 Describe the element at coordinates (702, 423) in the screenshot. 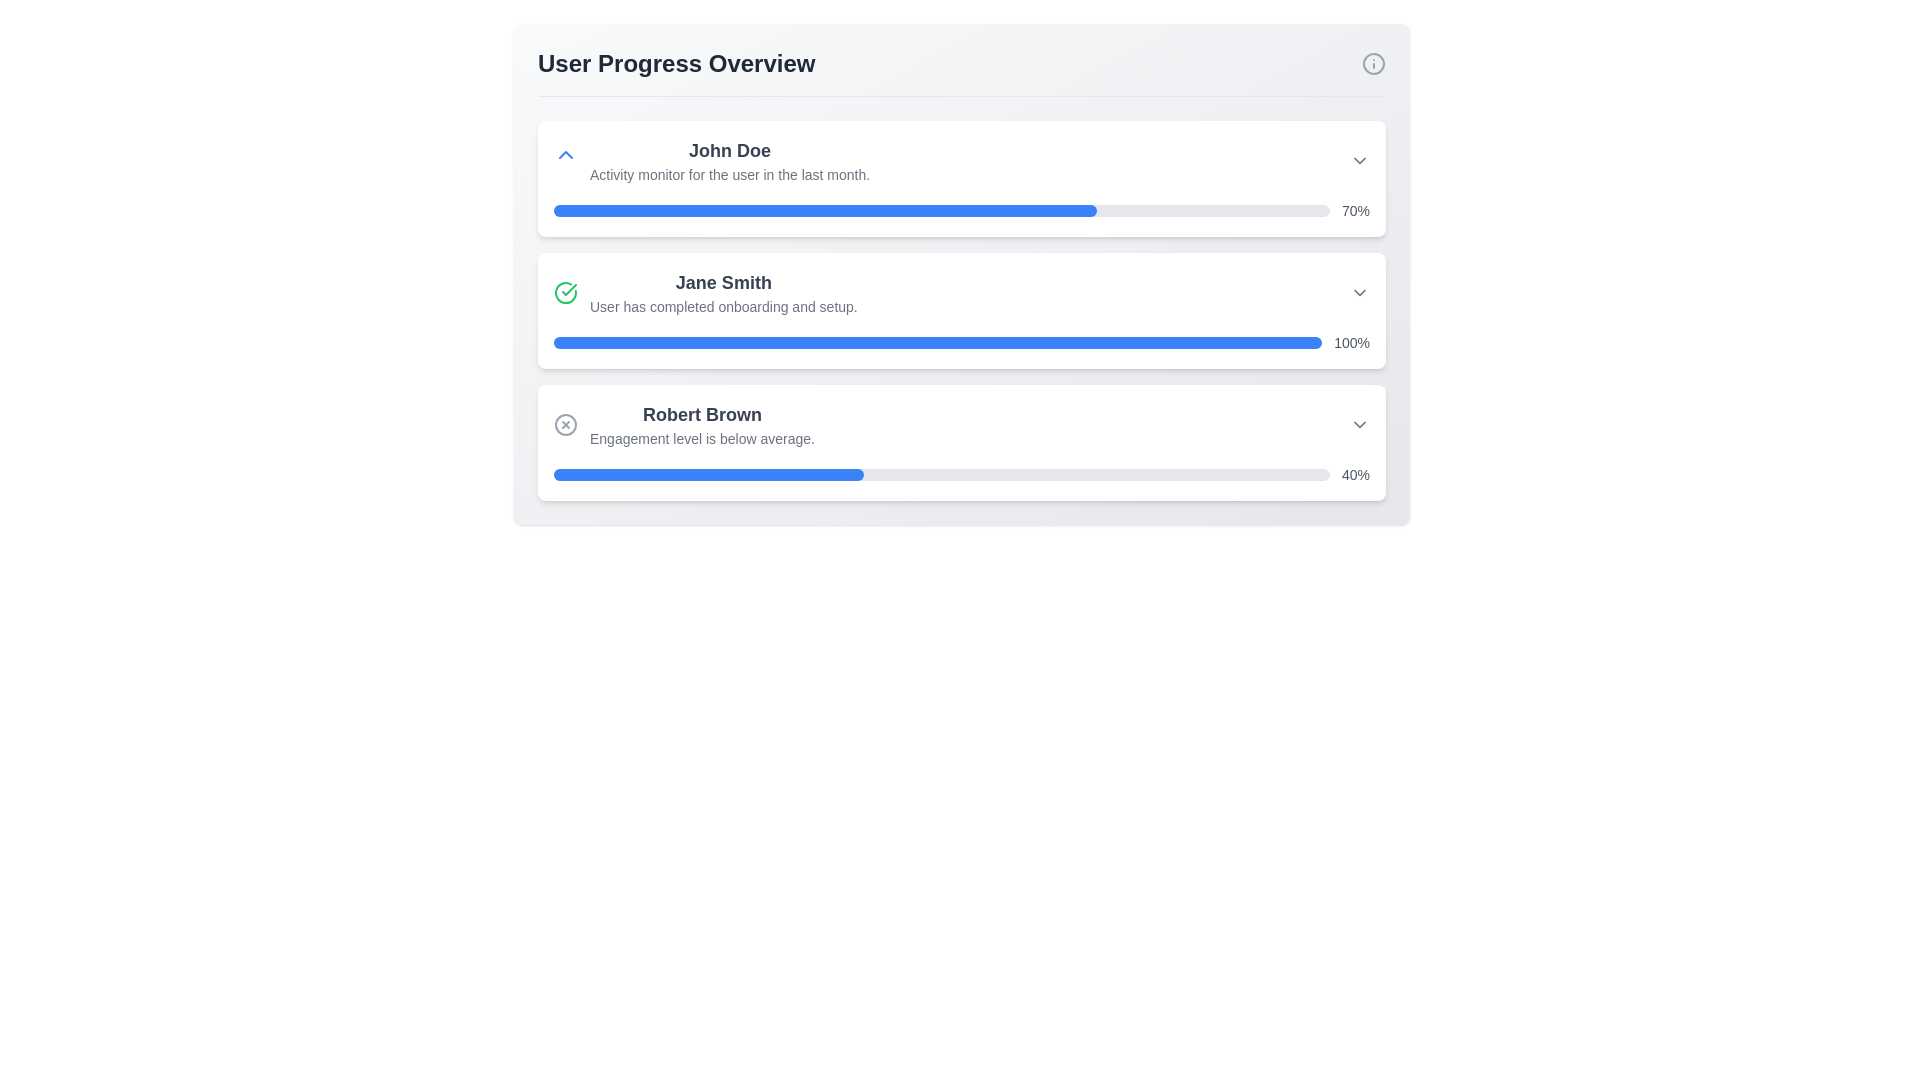

I see `the text block displaying 'Robert Brown' and 'Engagement level is below average.' which is the third element in the 'User Progress Overview' section` at that location.